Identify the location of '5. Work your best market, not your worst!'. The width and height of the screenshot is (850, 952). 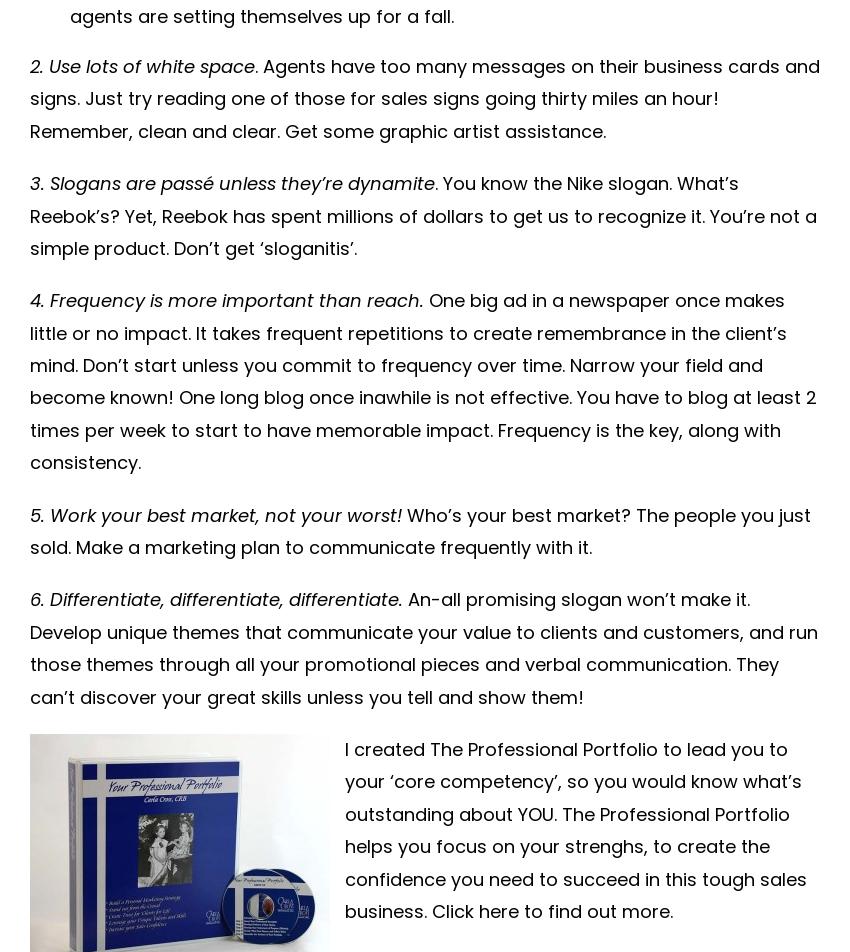
(214, 514).